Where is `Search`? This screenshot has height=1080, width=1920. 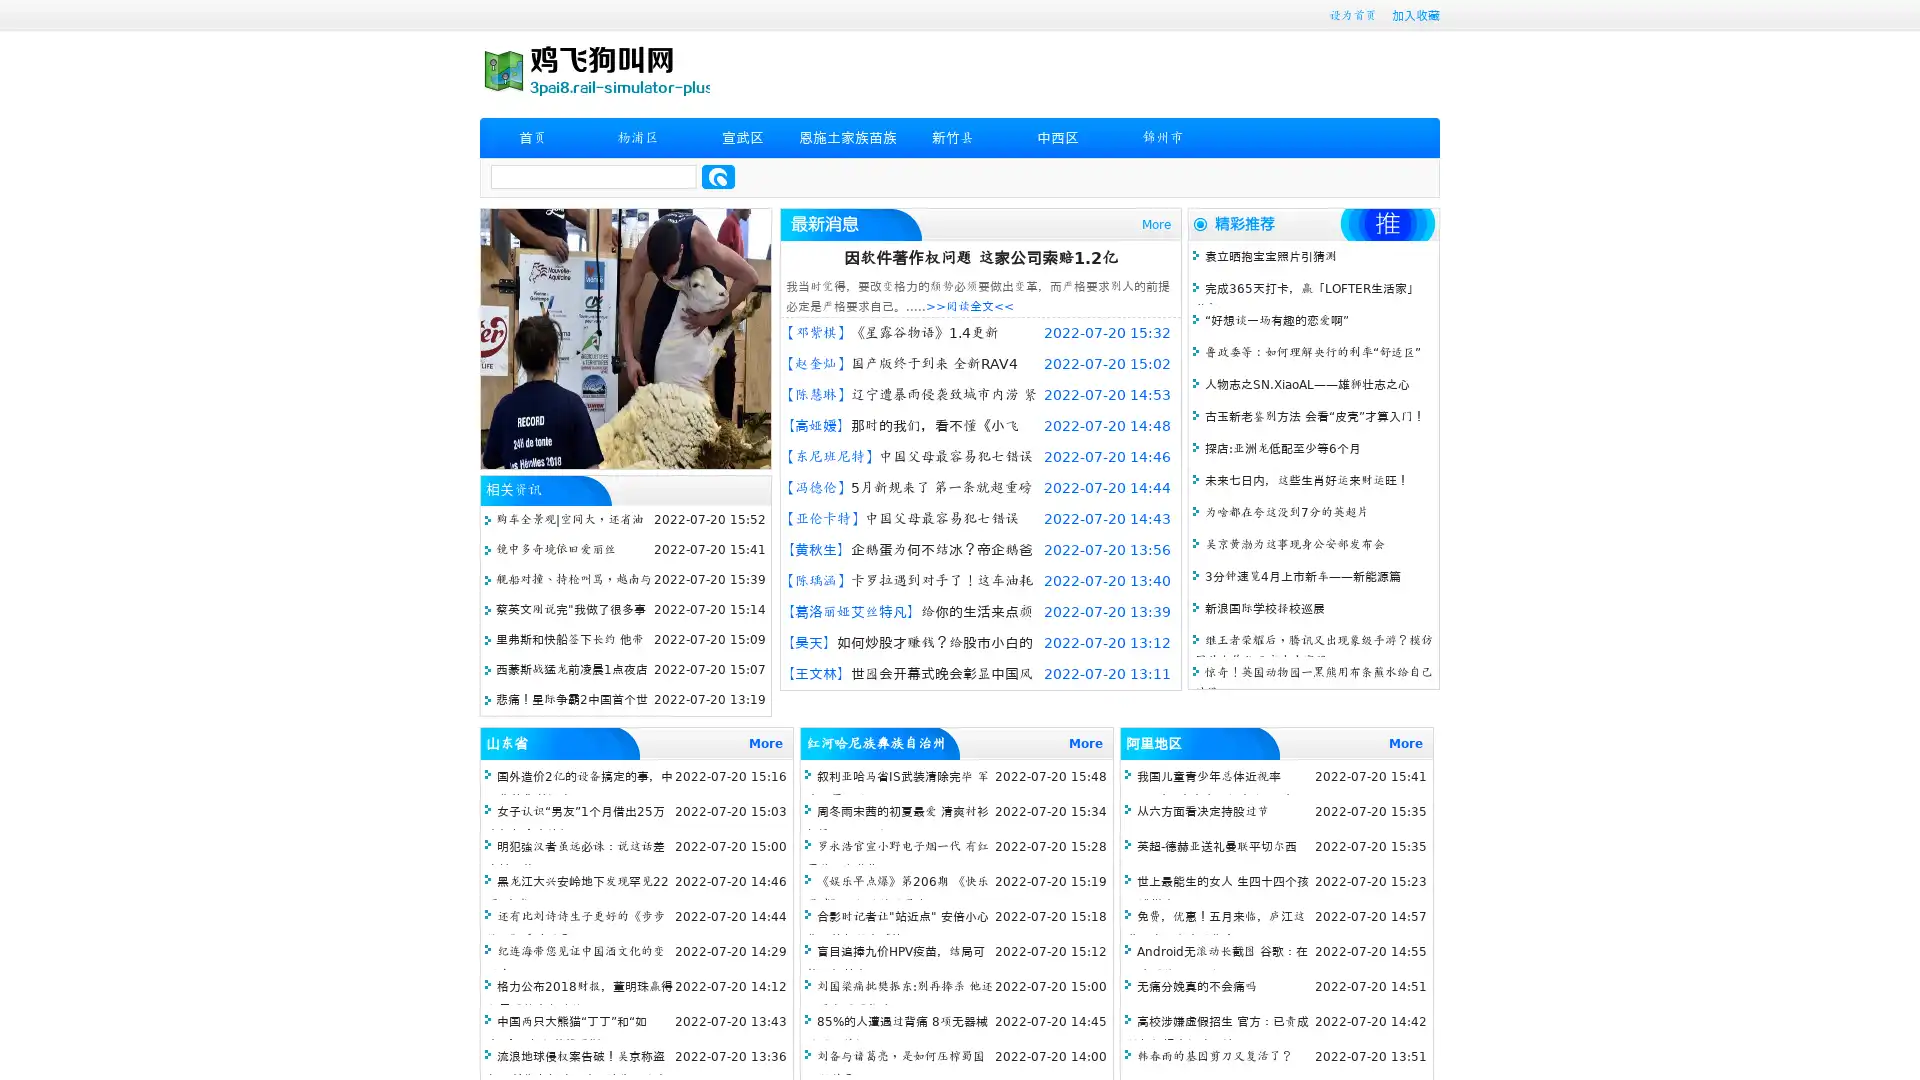 Search is located at coordinates (718, 176).